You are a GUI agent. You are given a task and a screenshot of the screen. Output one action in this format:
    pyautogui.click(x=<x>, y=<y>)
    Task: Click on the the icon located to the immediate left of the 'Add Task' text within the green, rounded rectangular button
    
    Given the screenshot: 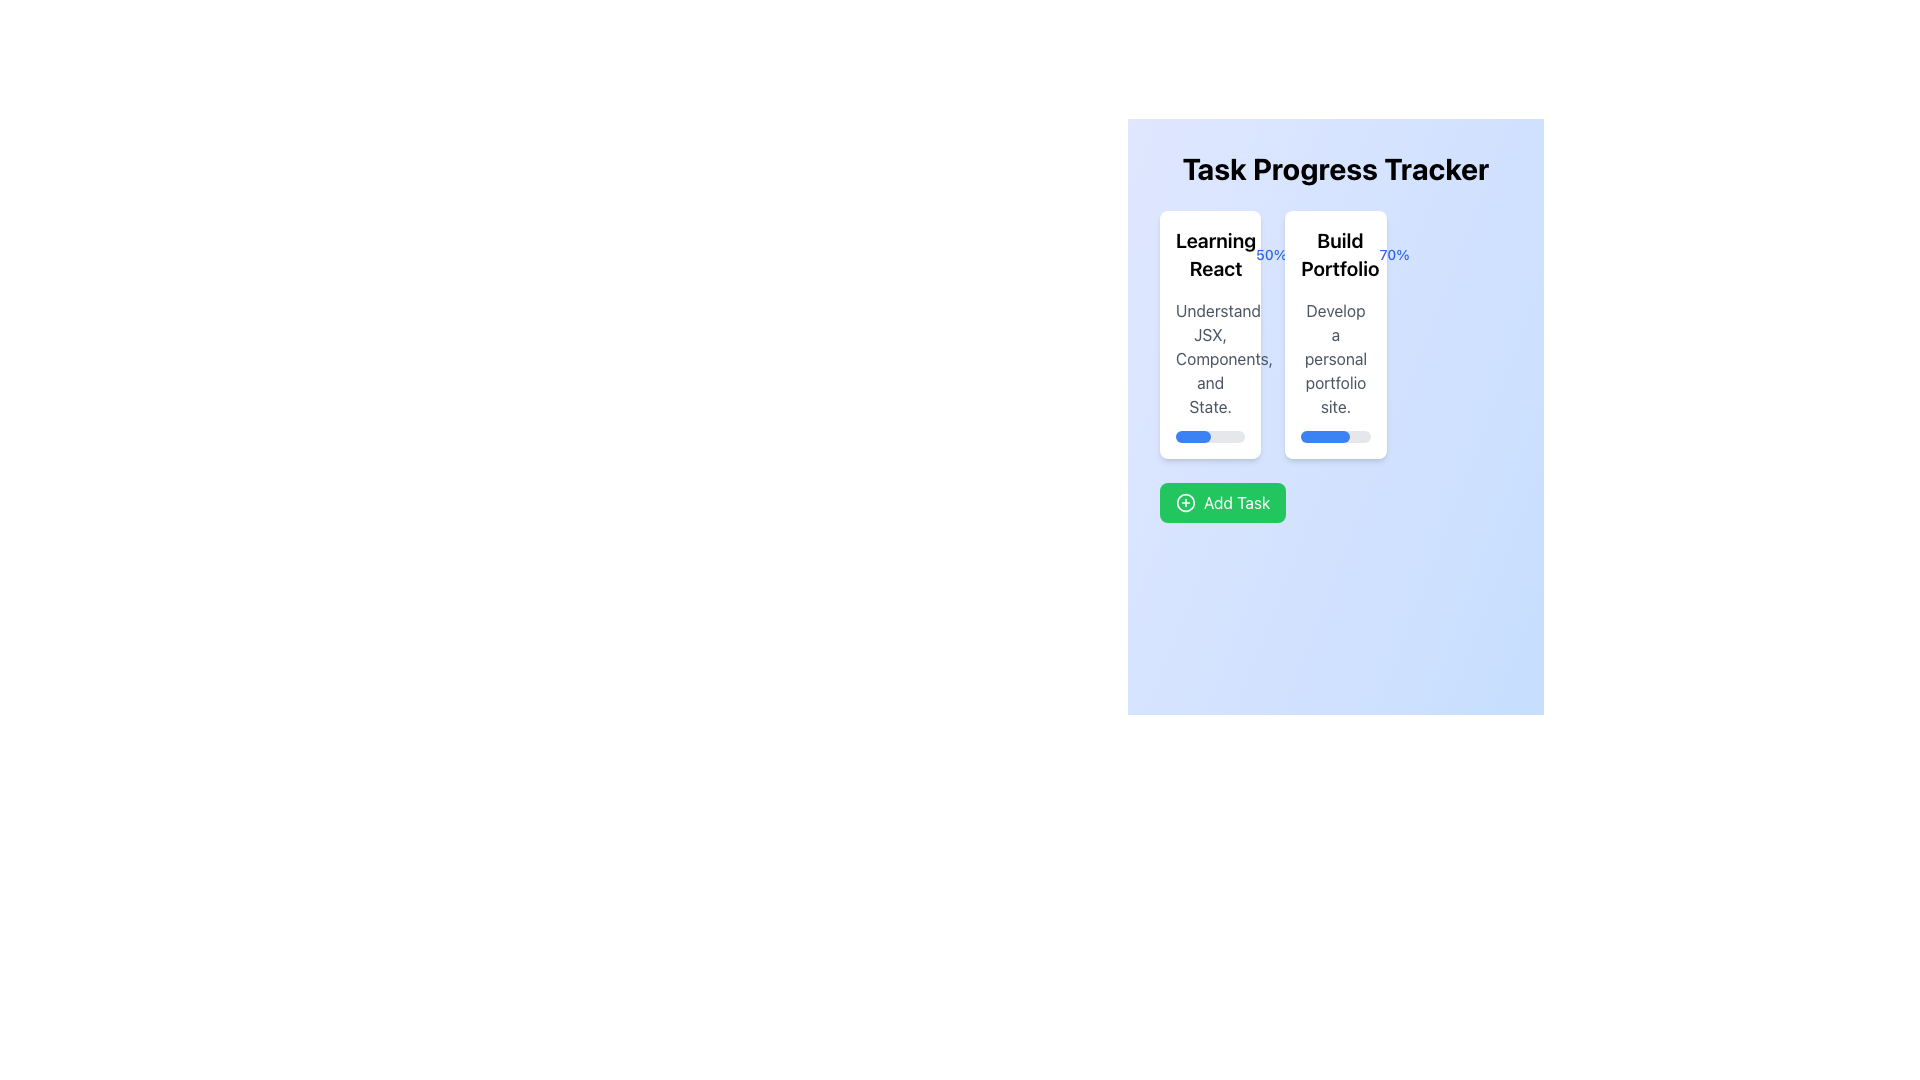 What is the action you would take?
    pyautogui.click(x=1185, y=501)
    